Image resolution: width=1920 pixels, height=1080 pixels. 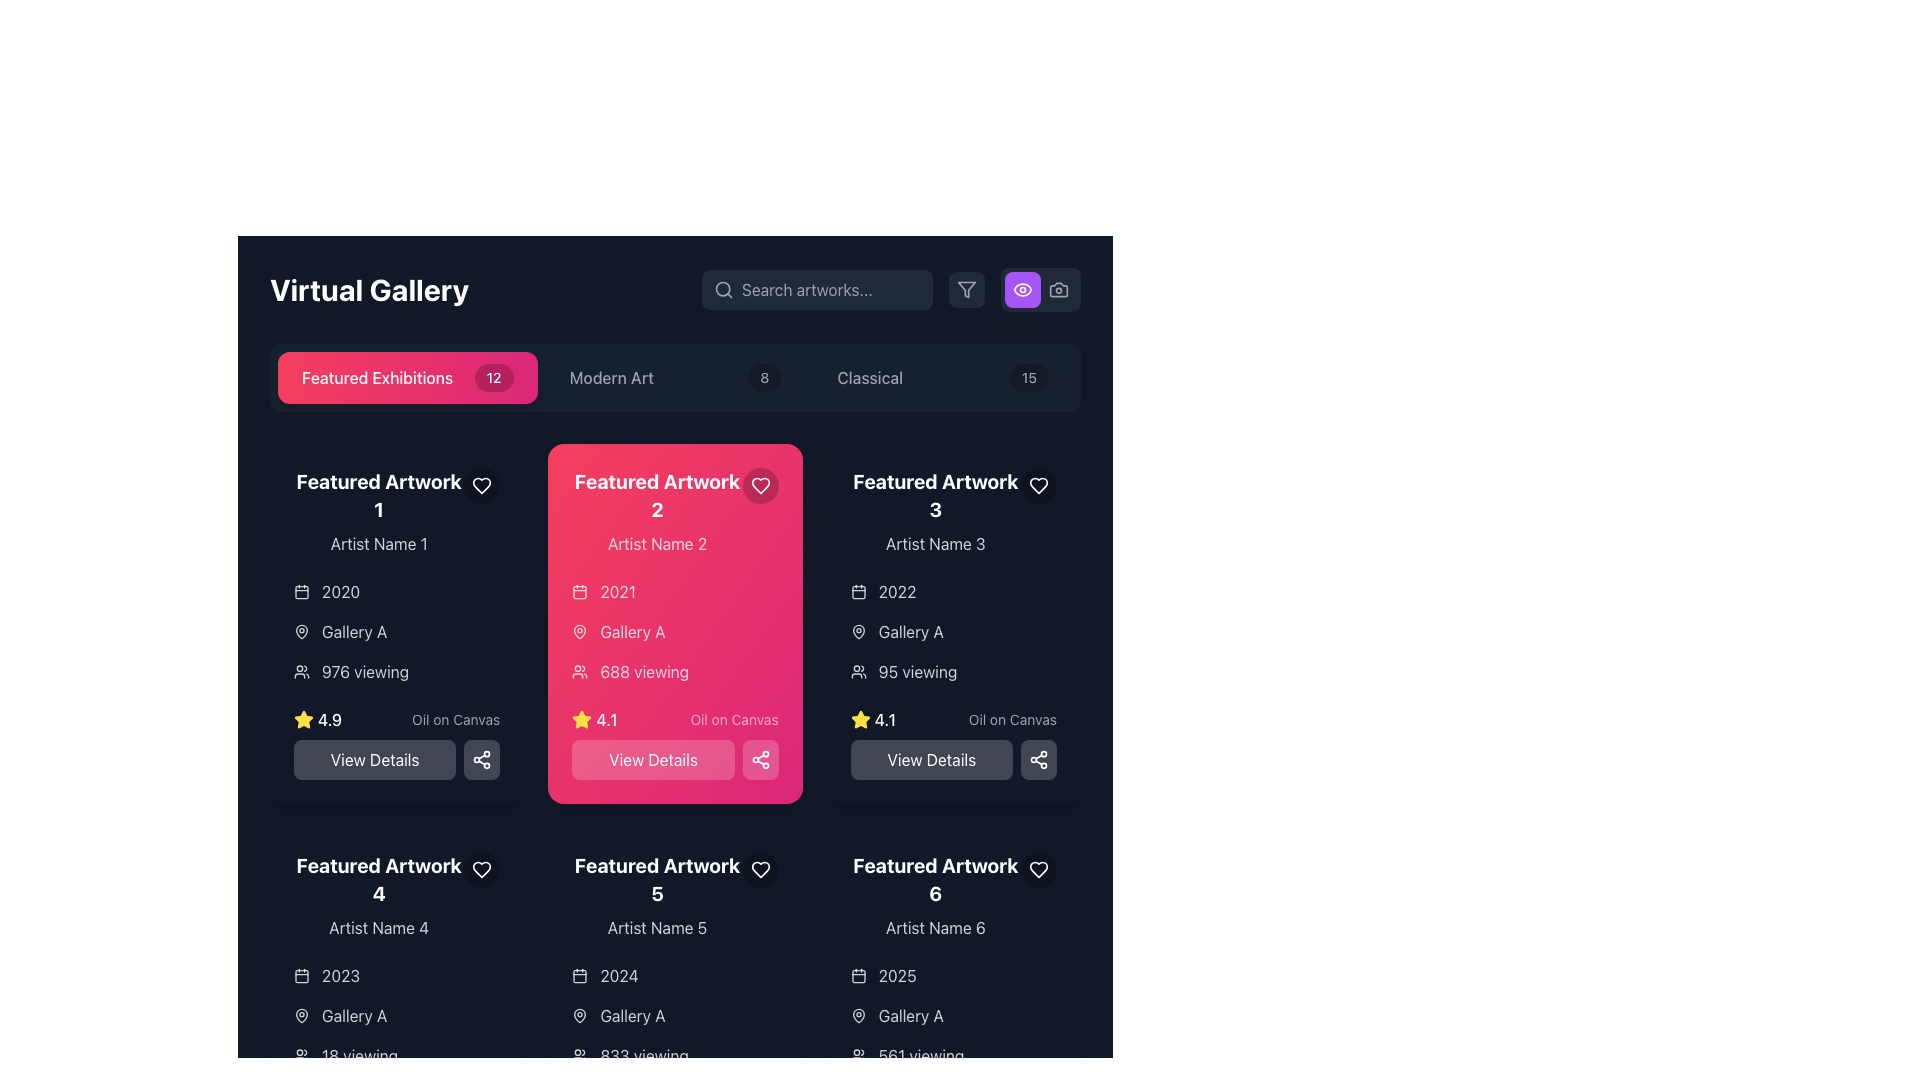 What do you see at coordinates (1038, 869) in the screenshot?
I see `the circular button with a faint black background and a white heart icon, located in the top-right corner of the 'Featured Artwork 6' card` at bounding box center [1038, 869].